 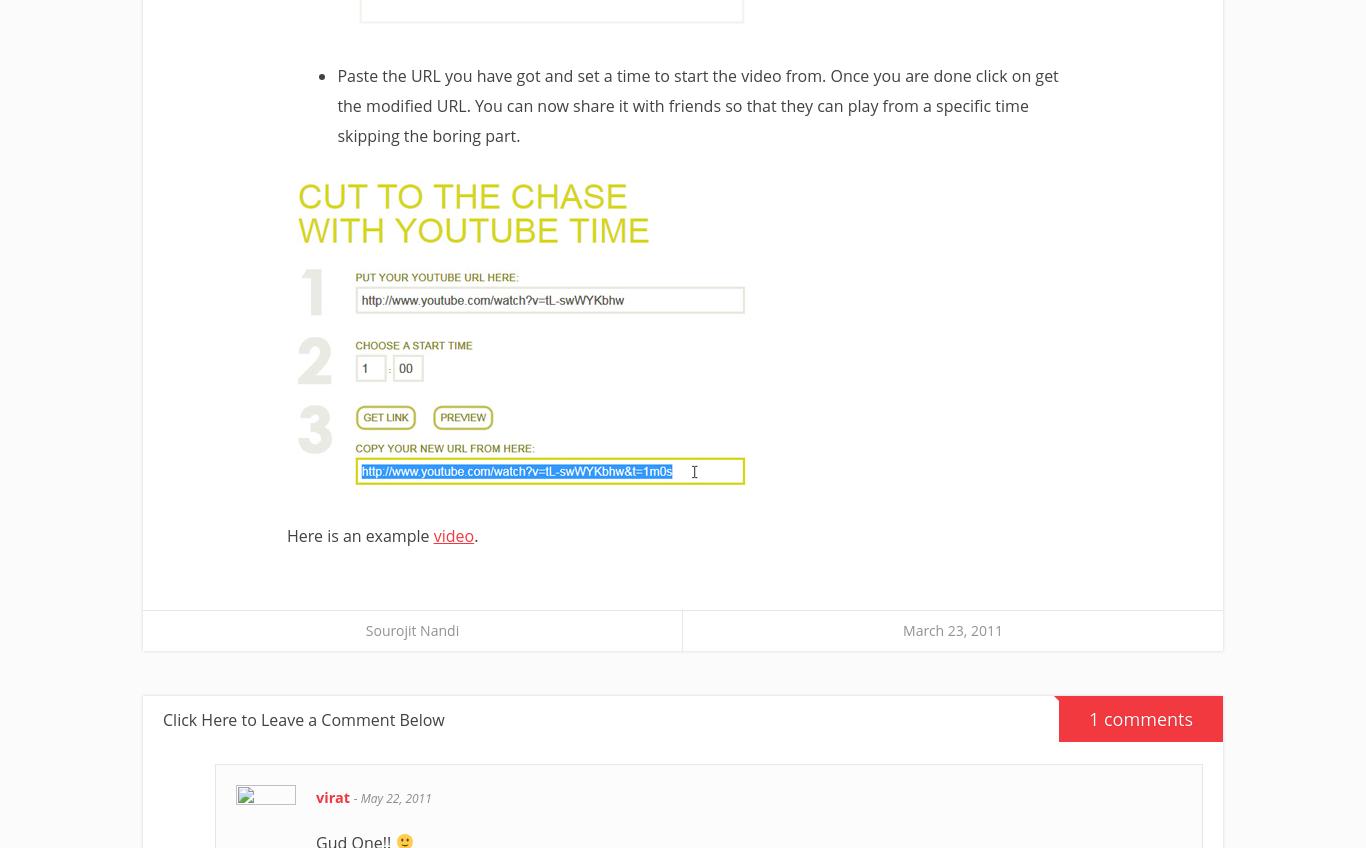 I want to click on 'Here is an example', so click(x=358, y=535).